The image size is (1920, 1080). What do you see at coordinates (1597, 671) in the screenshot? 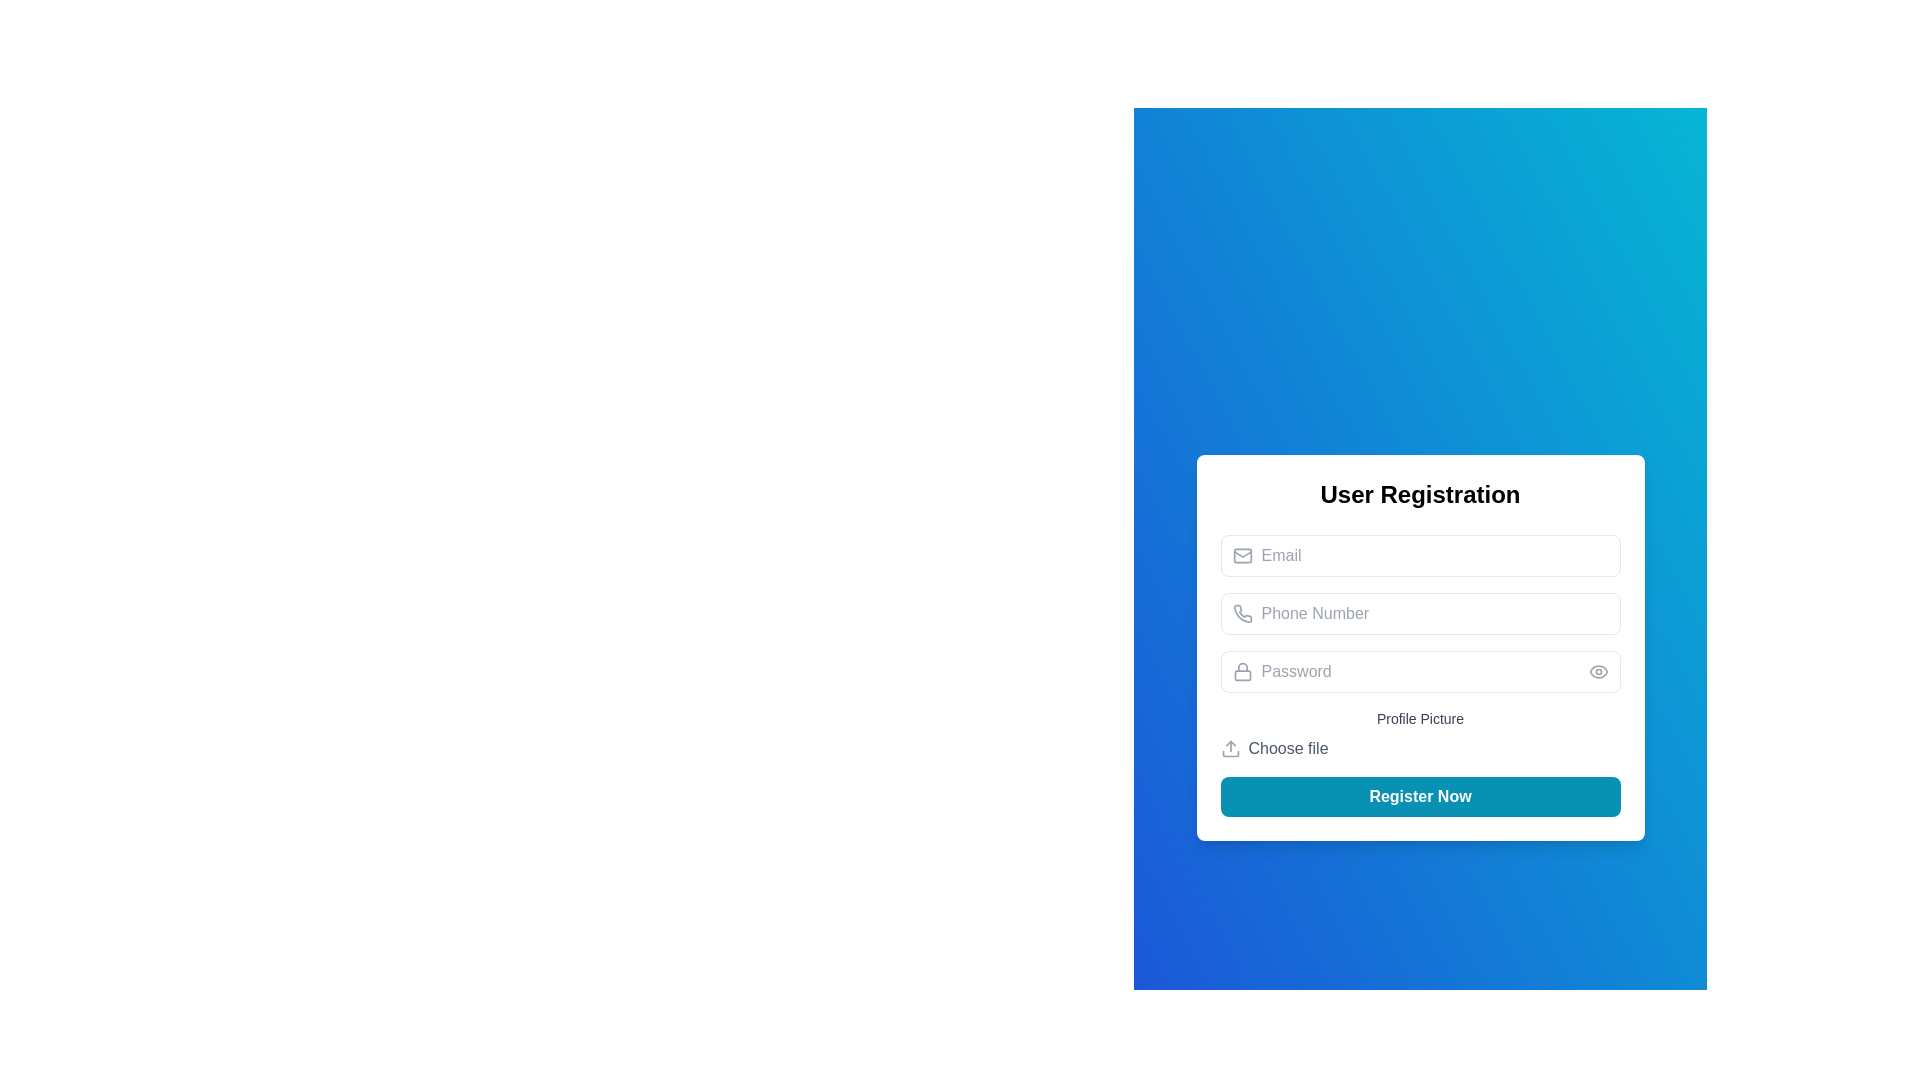
I see `the visibility toggle button located to the far right of the password input field` at bounding box center [1597, 671].